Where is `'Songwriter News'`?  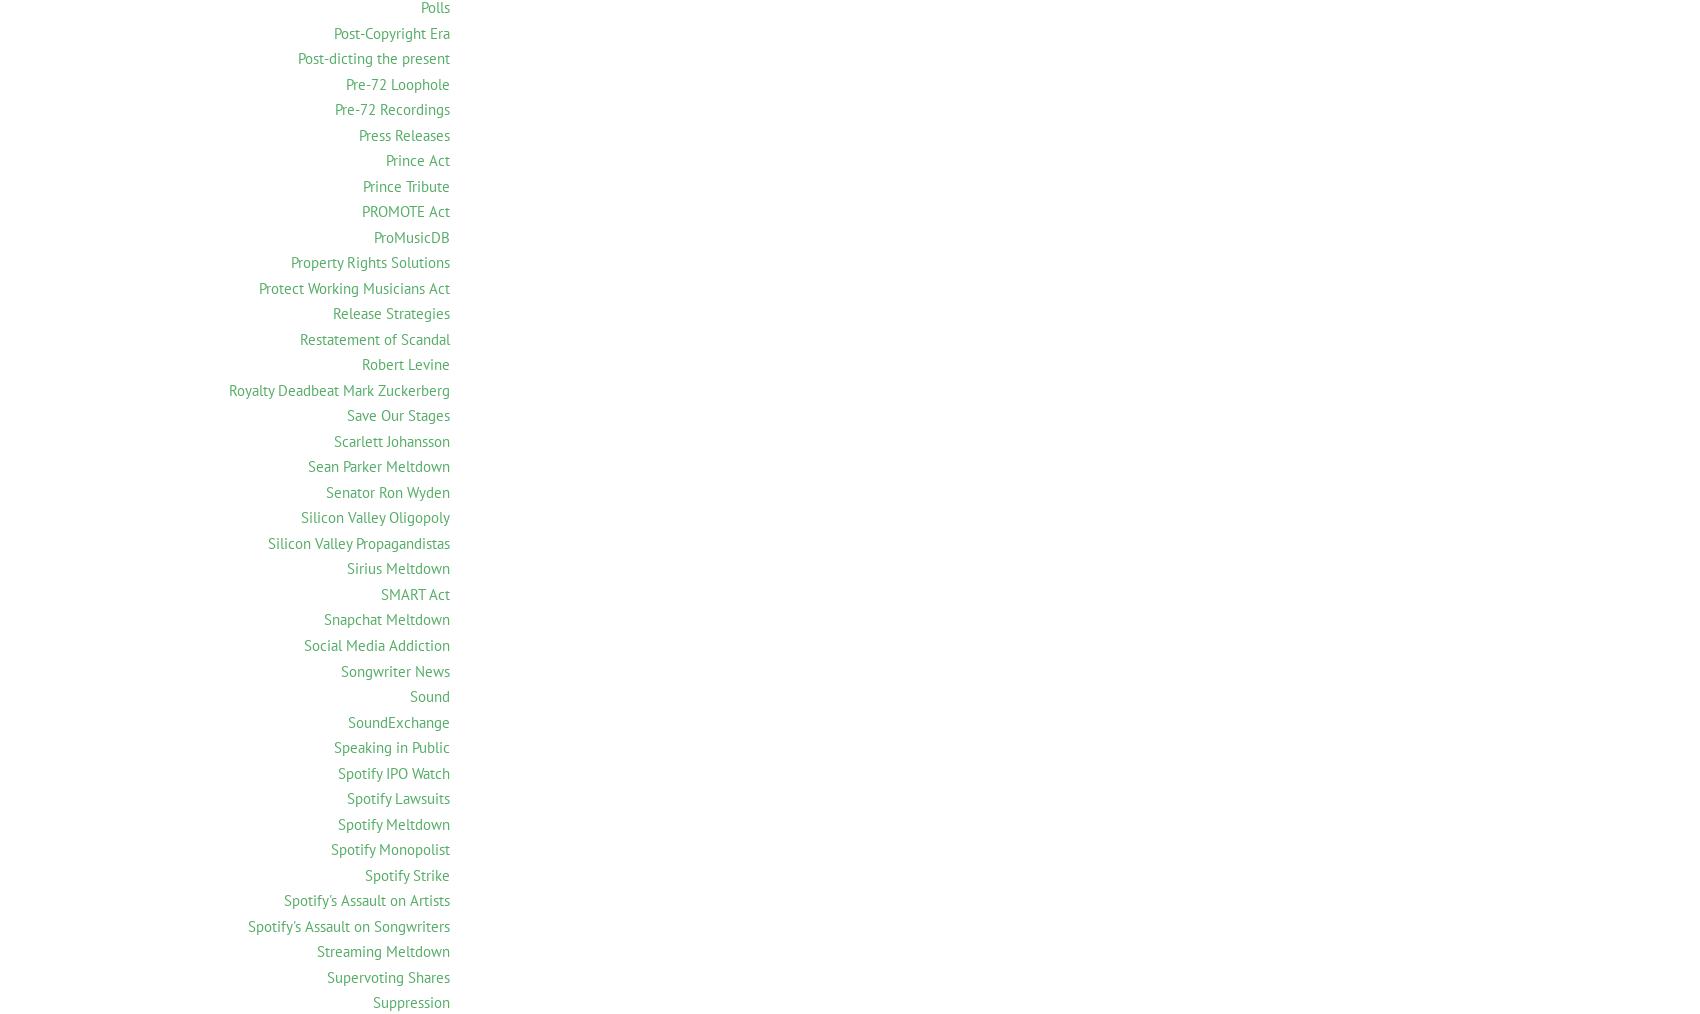 'Songwriter News' is located at coordinates (340, 670).